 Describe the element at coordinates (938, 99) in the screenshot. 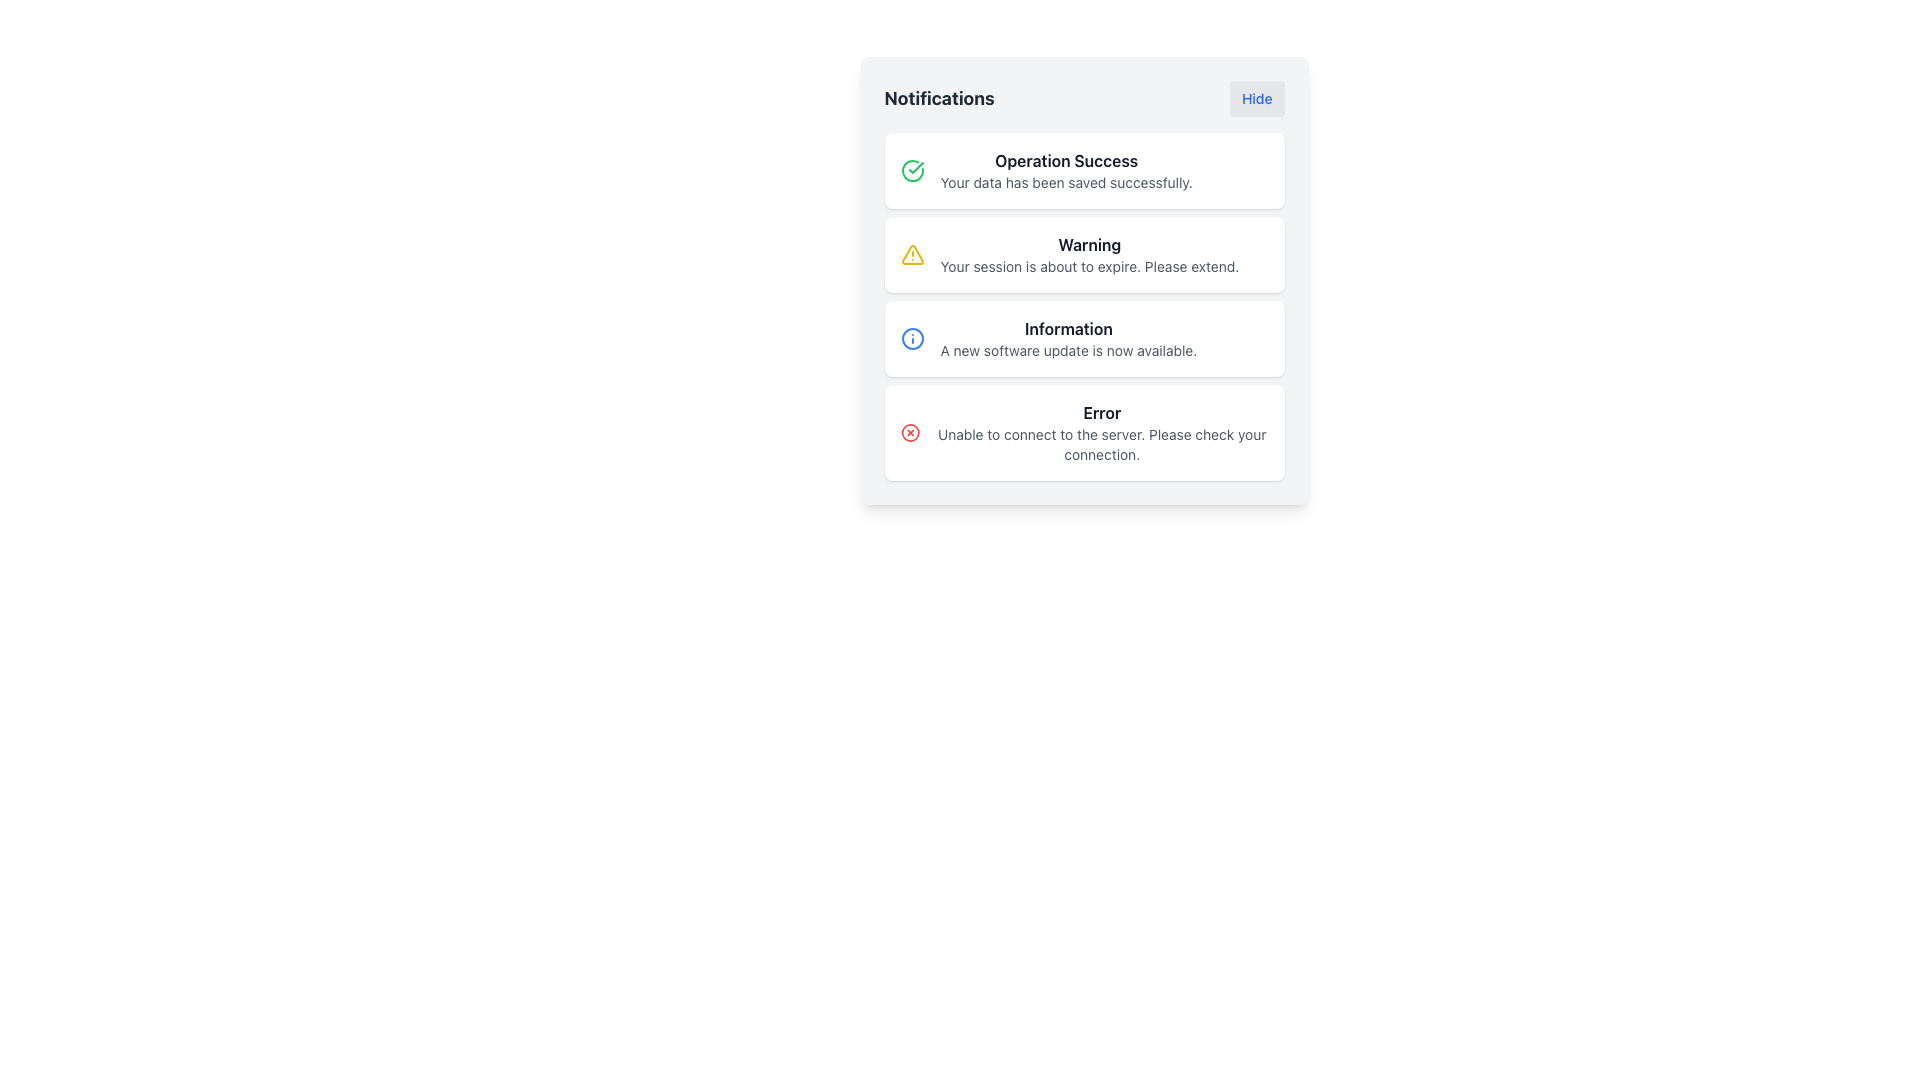

I see `the bold, large text label reading 'Notifications' located at the left side of the notification panel header` at that location.